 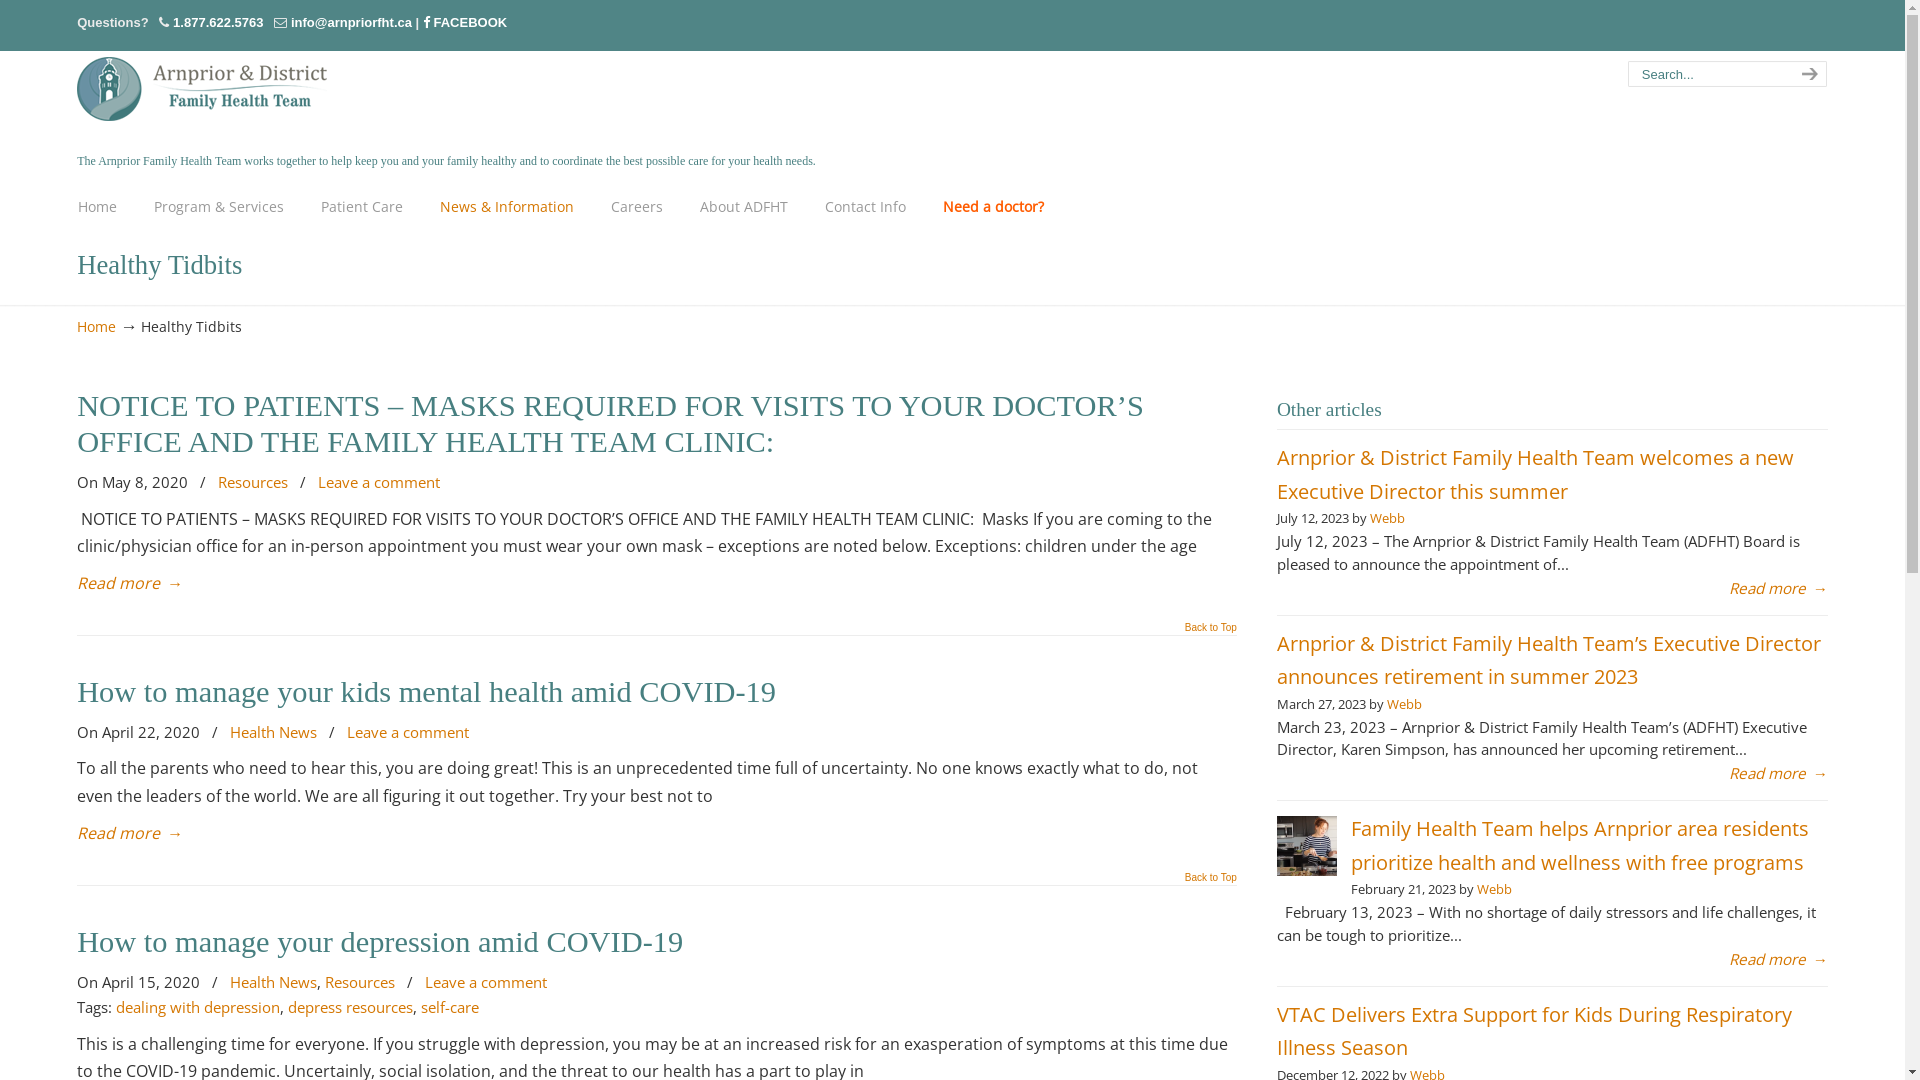 What do you see at coordinates (636, 207) in the screenshot?
I see `'Careers'` at bounding box center [636, 207].